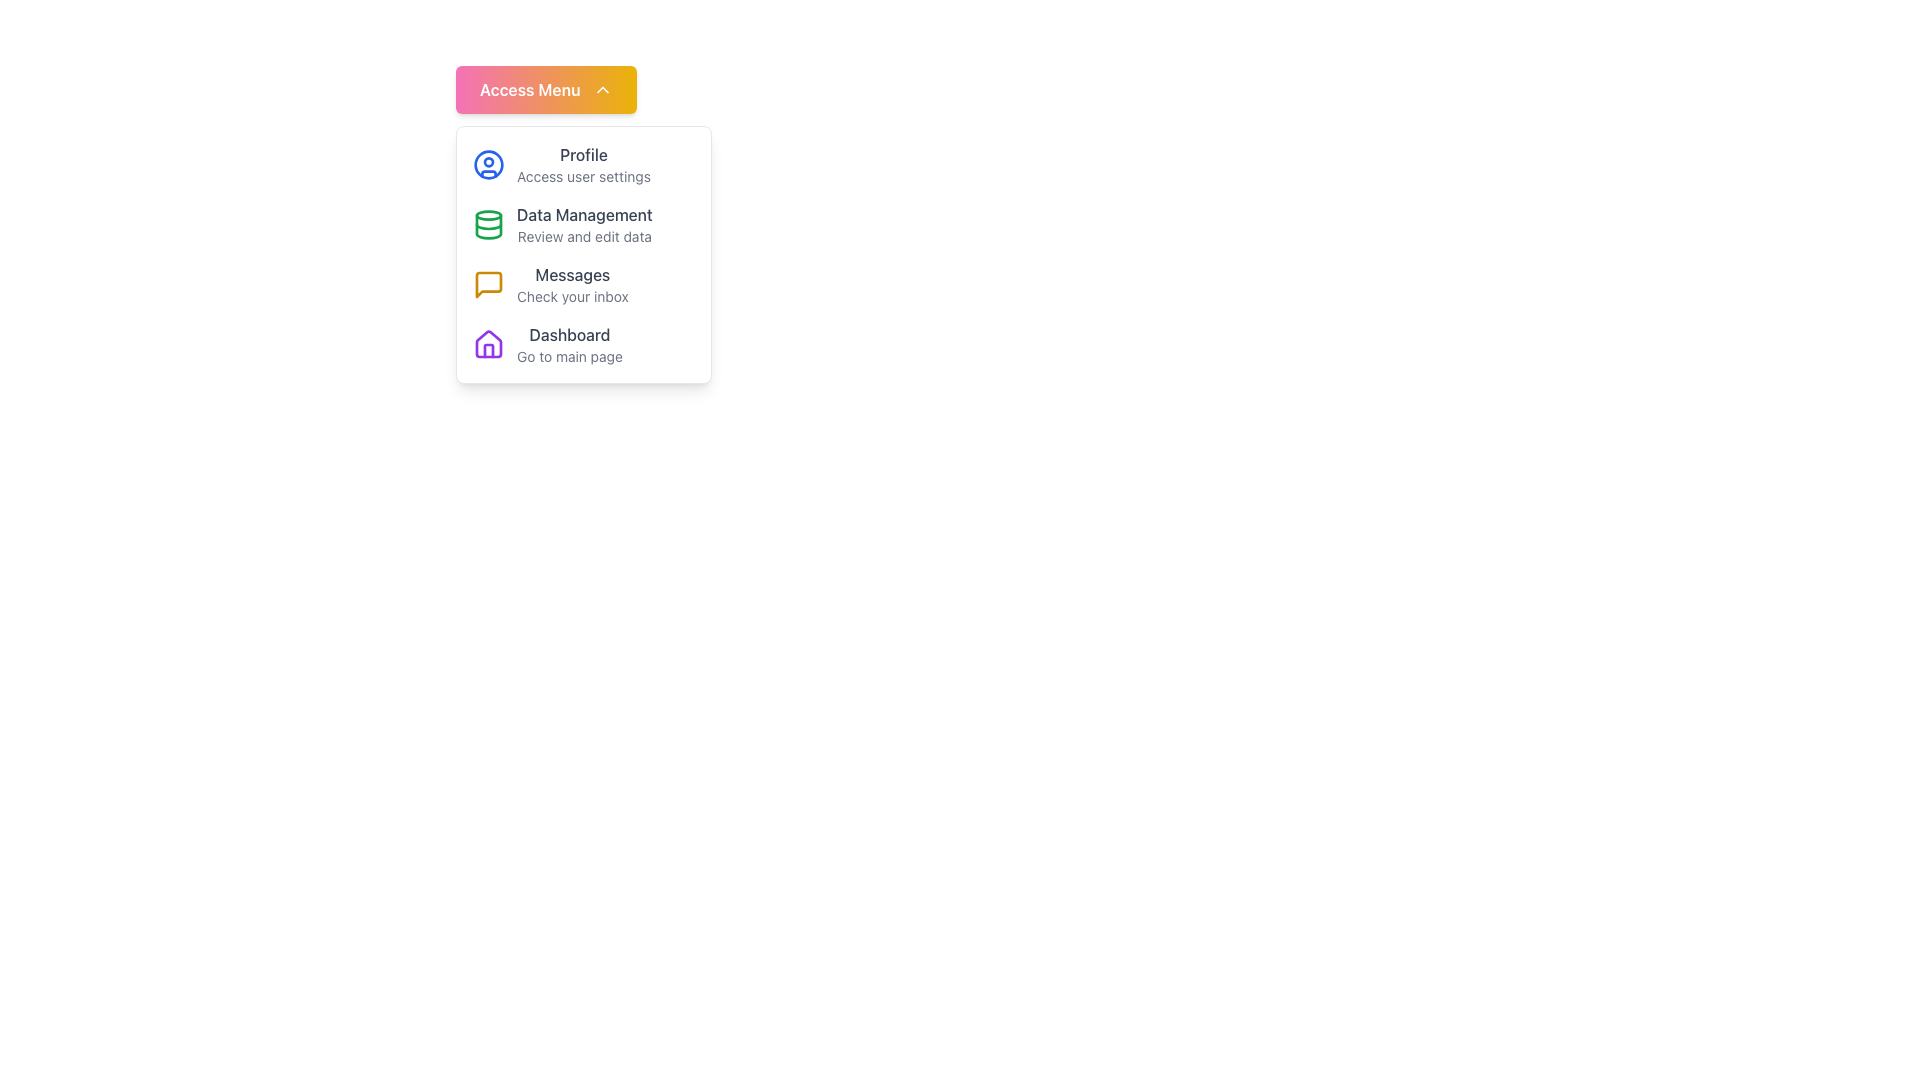  What do you see at coordinates (583, 285) in the screenshot?
I see `the 'Messages' menu item, which features a yellow message bubble icon and text indicating 'Messages' and 'Check your inbox'` at bounding box center [583, 285].